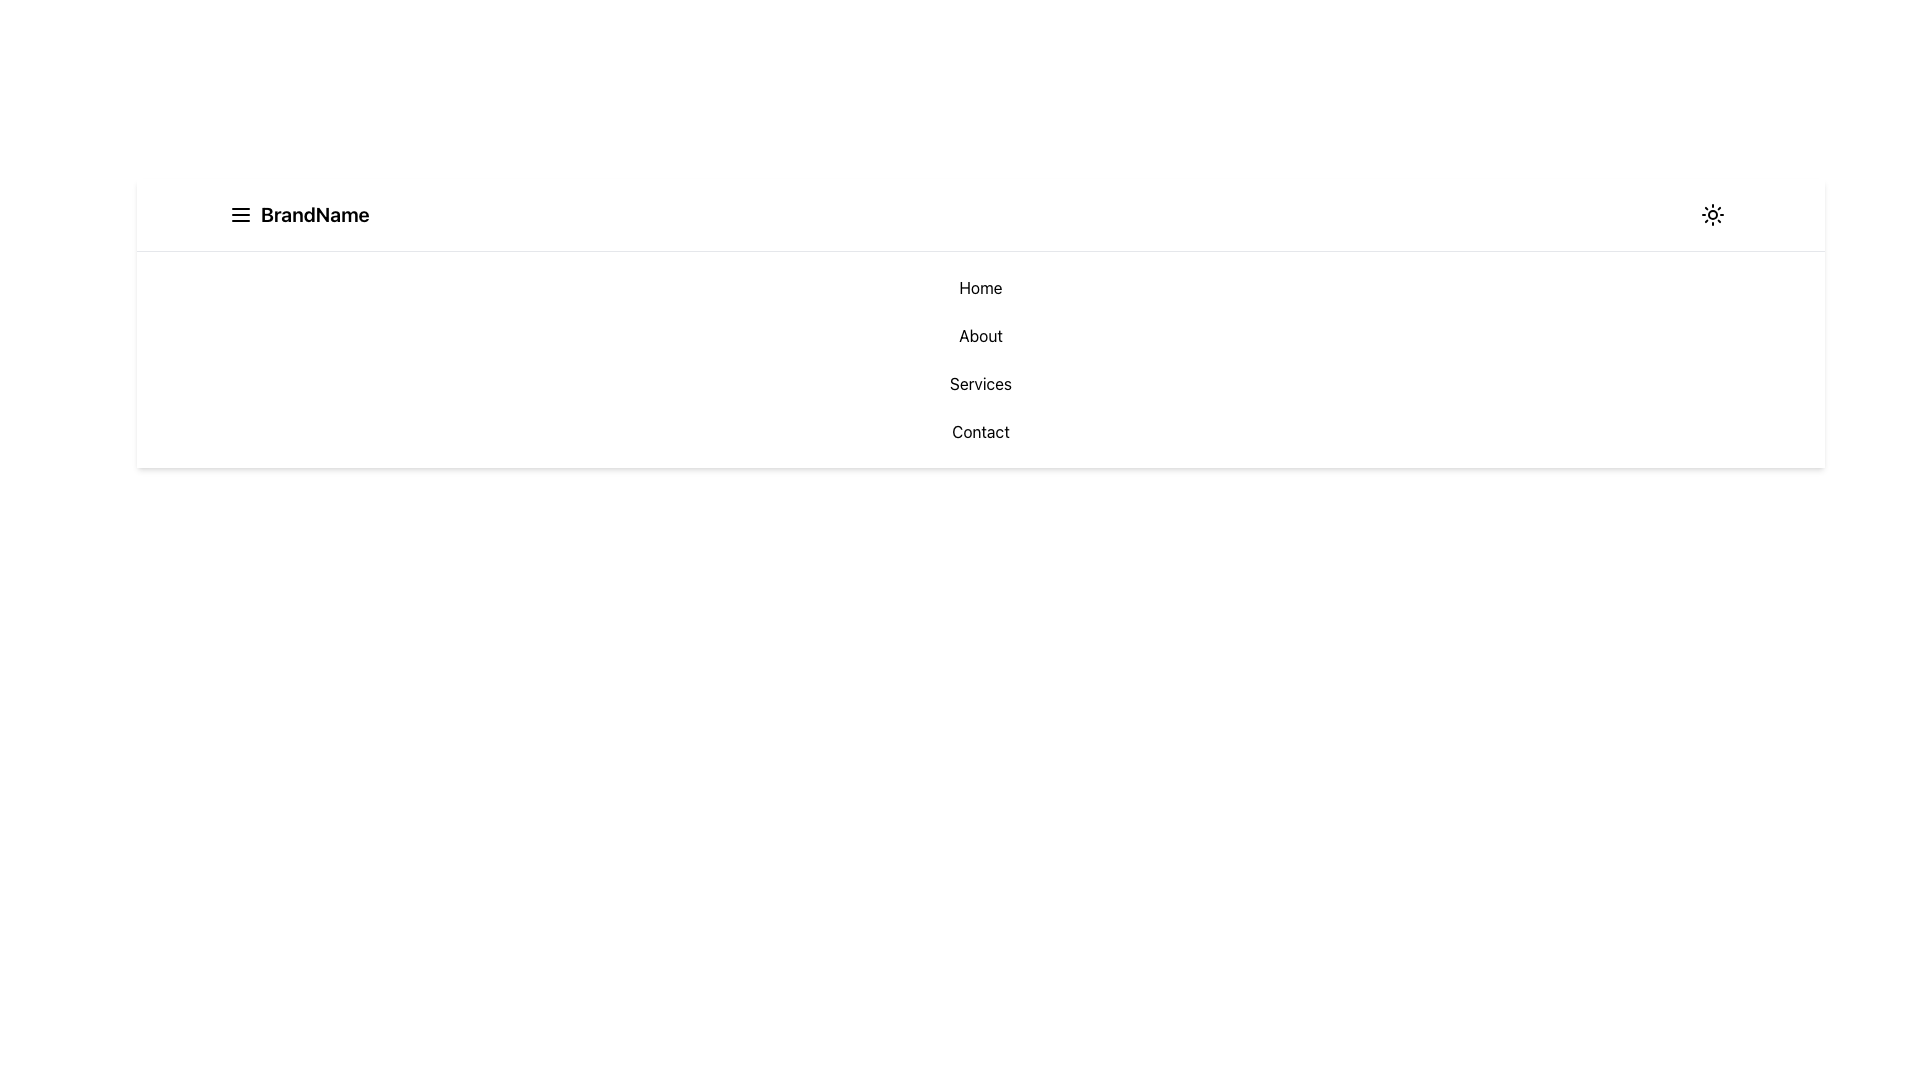 Image resolution: width=1920 pixels, height=1080 pixels. What do you see at coordinates (314, 215) in the screenshot?
I see `the label or heading text representing the brand or logo, located in the top-left region of the interface, to the right of the menu icon` at bounding box center [314, 215].